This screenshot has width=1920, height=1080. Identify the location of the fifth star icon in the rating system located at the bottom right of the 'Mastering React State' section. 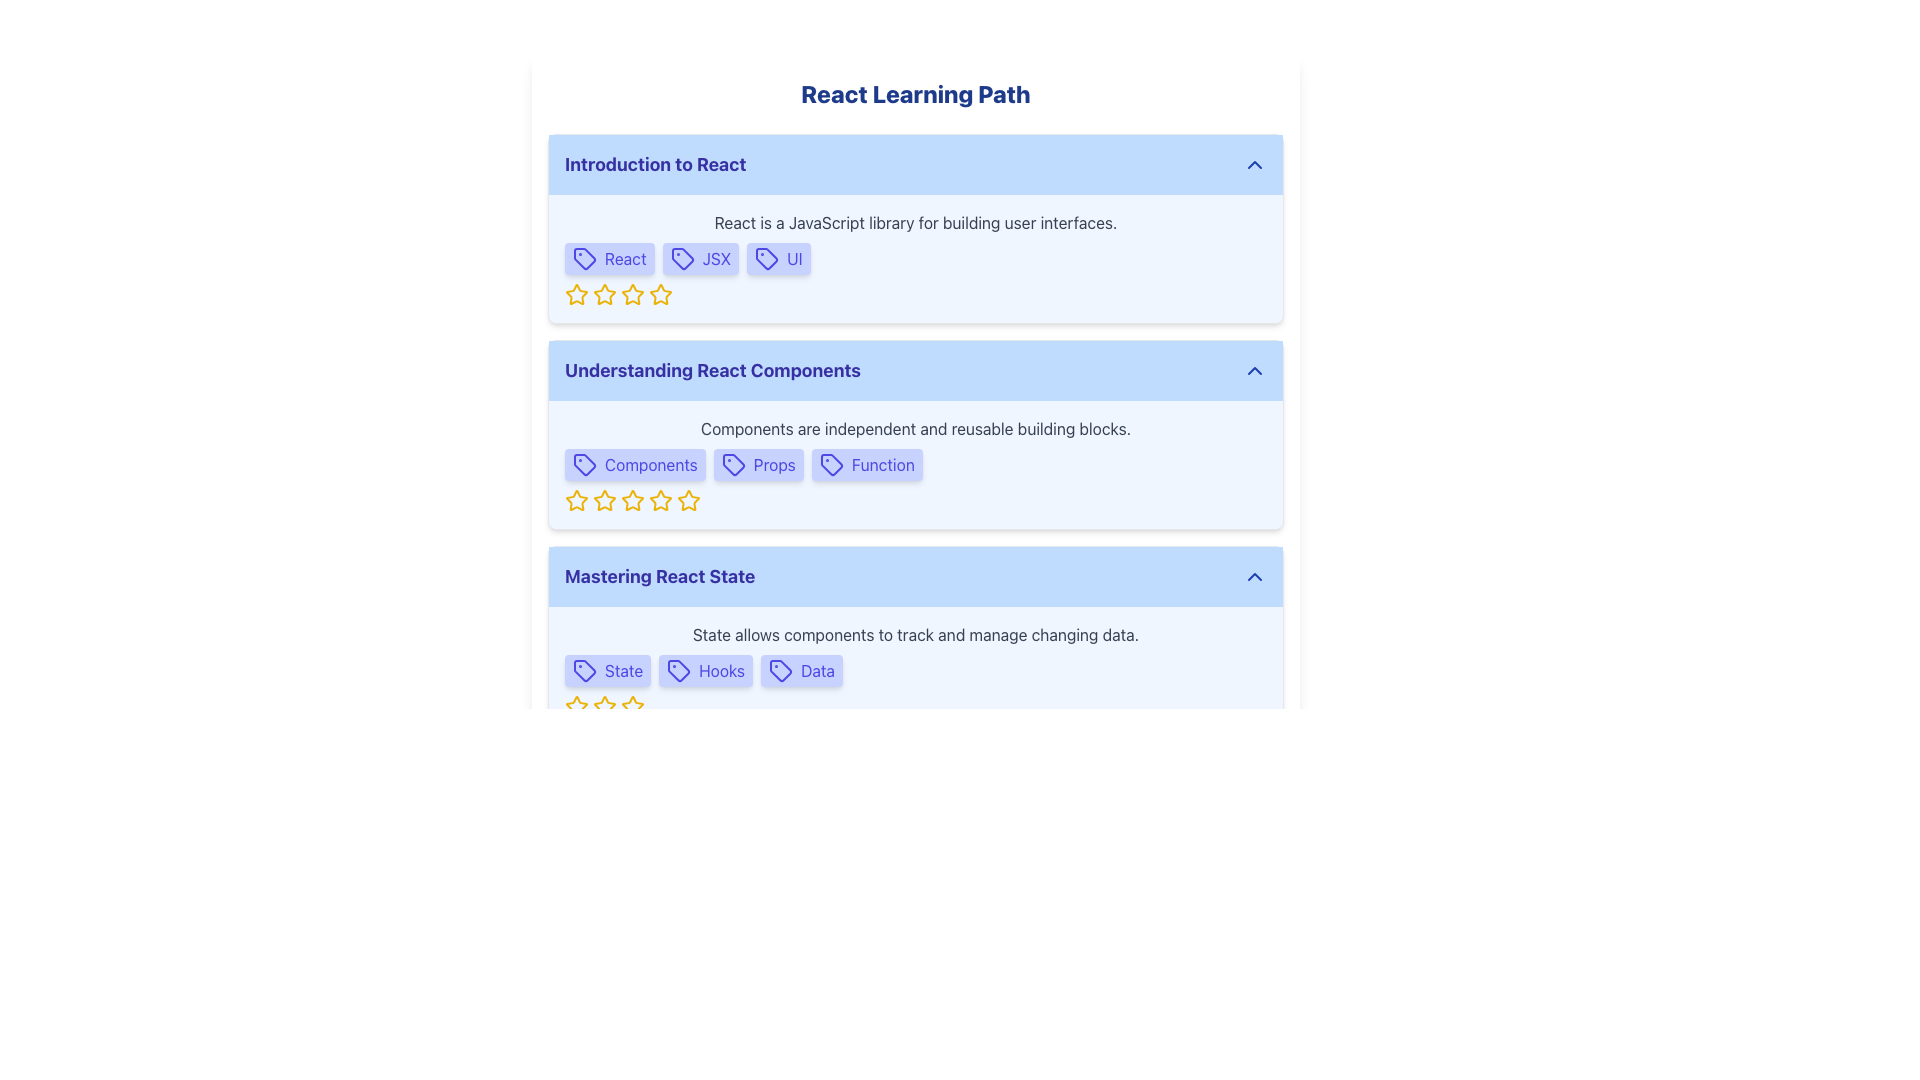
(603, 705).